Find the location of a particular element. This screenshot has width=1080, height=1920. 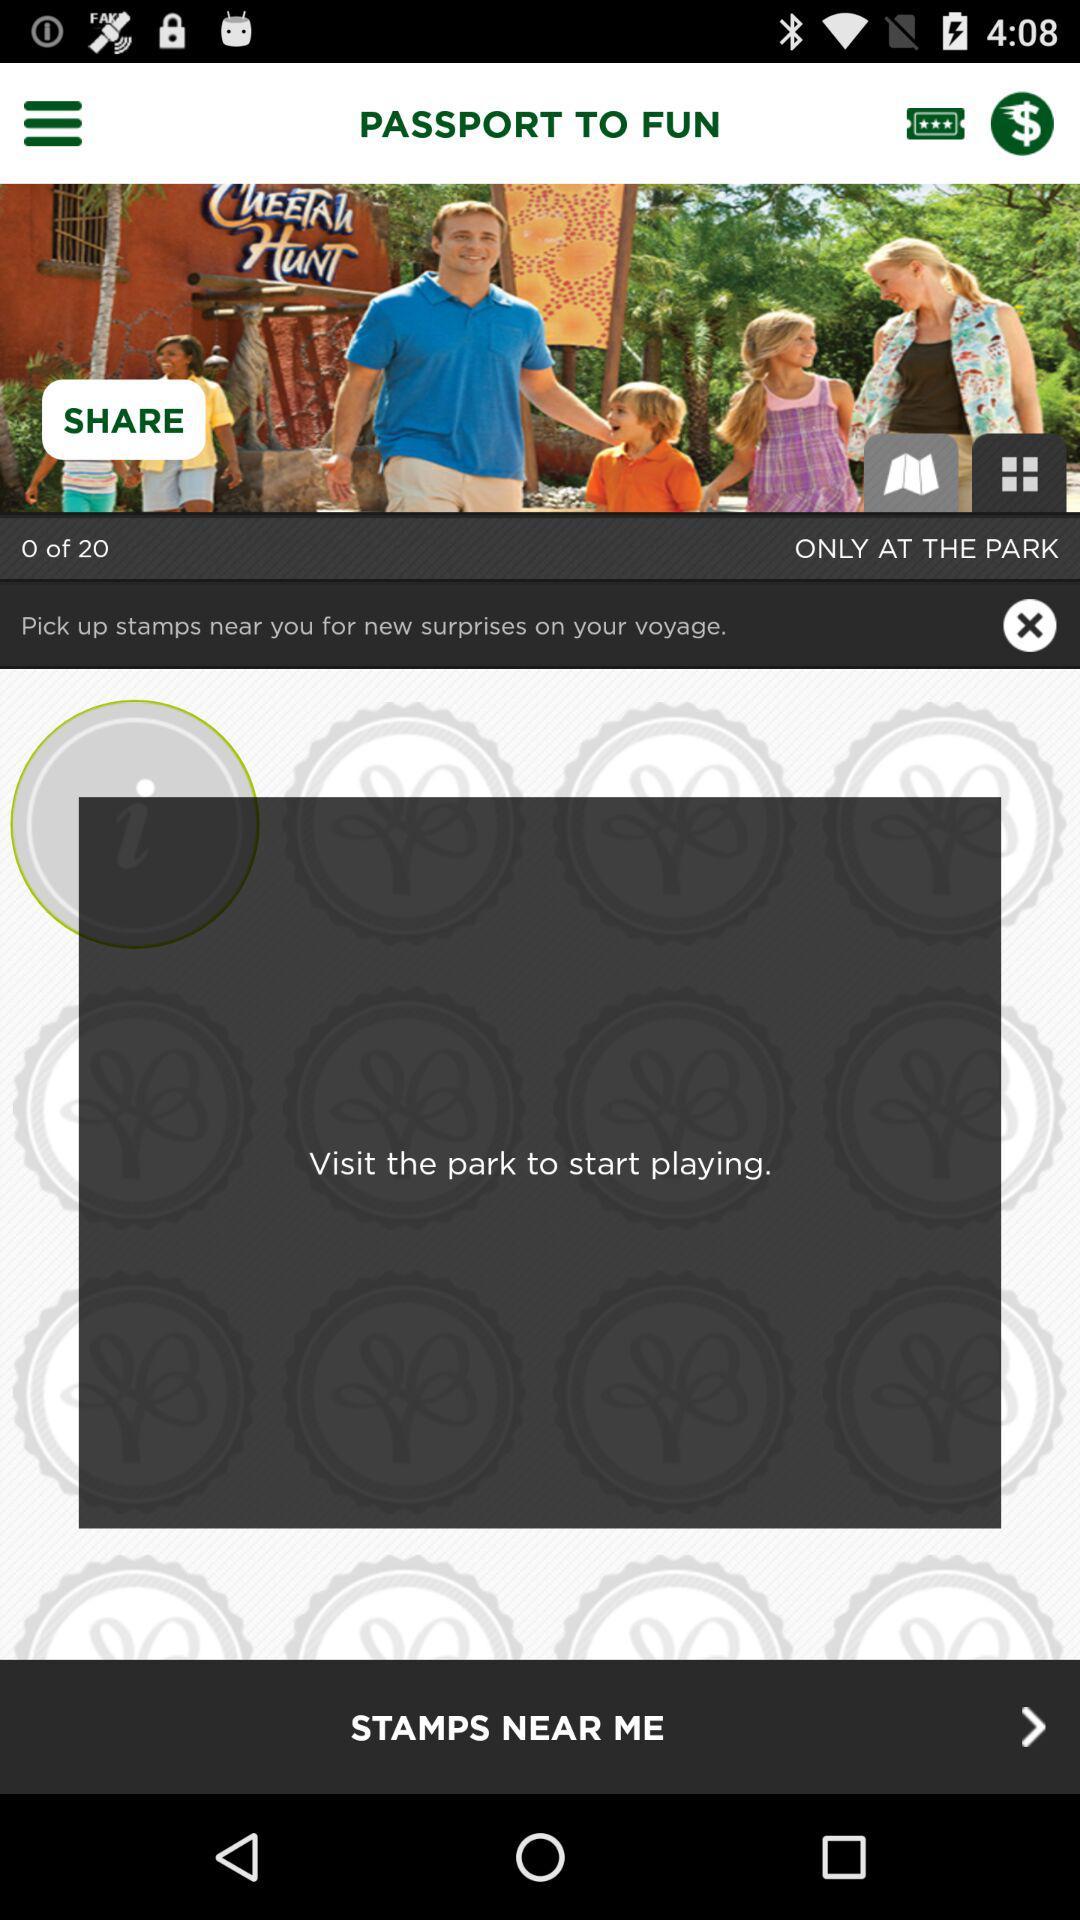

the menu icon is located at coordinates (64, 131).